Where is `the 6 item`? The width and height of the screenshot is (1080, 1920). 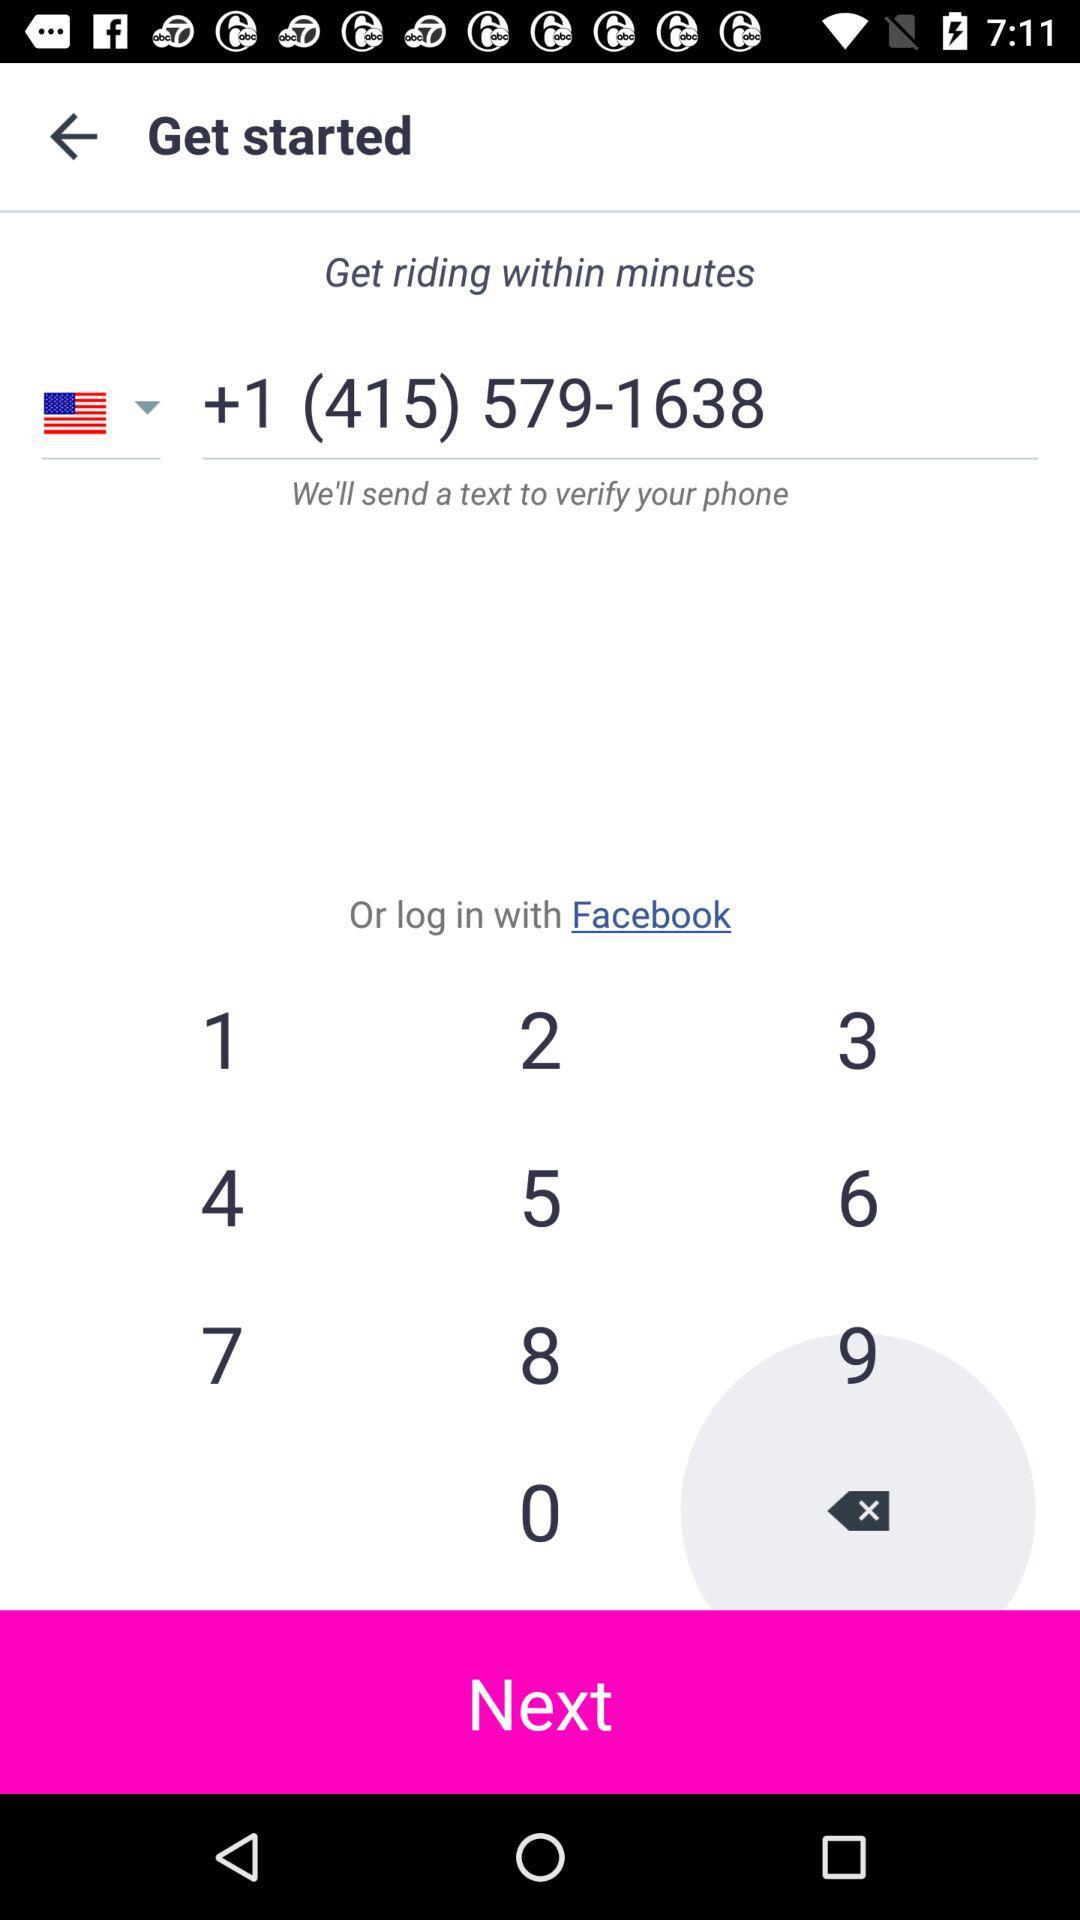 the 6 item is located at coordinates (856, 1195).